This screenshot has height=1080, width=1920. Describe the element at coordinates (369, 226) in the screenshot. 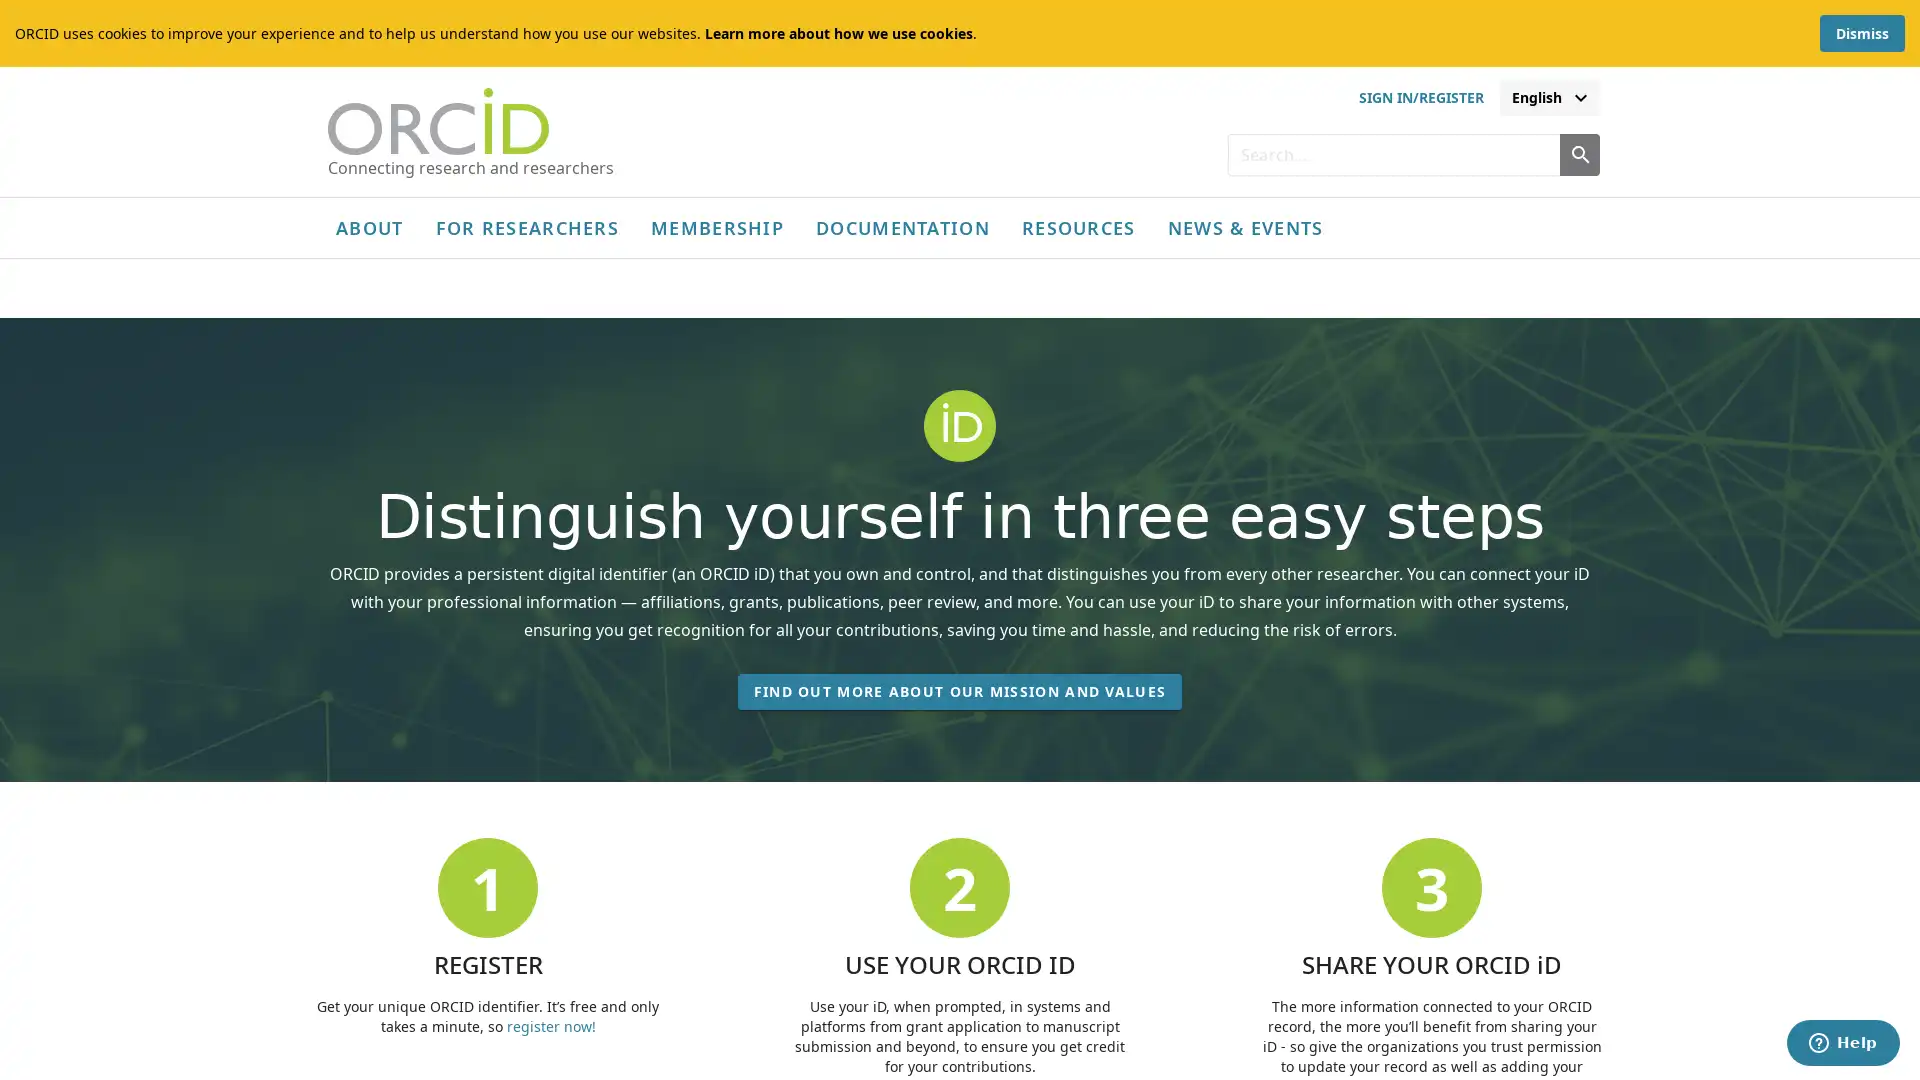

I see `ABOUT` at that location.